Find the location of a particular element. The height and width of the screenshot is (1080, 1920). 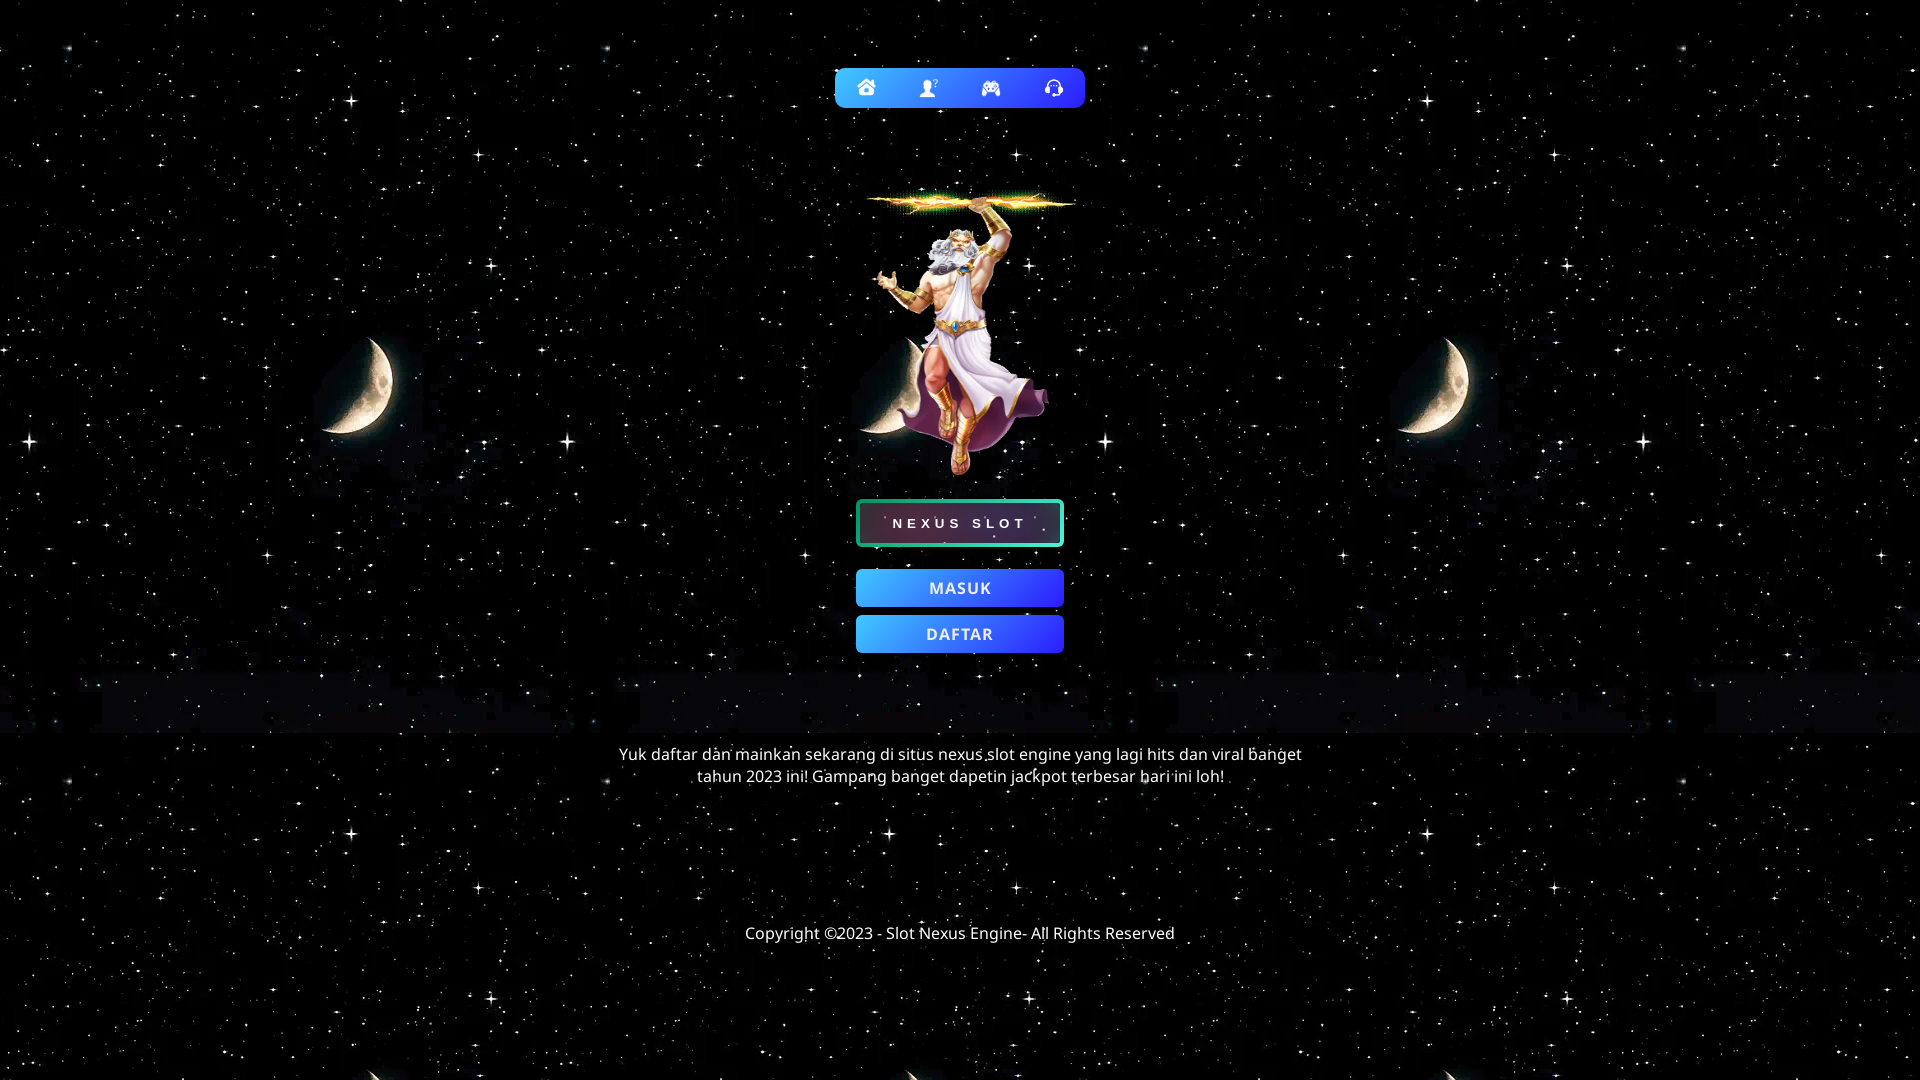

'DAFTAR' is located at coordinates (855, 633).